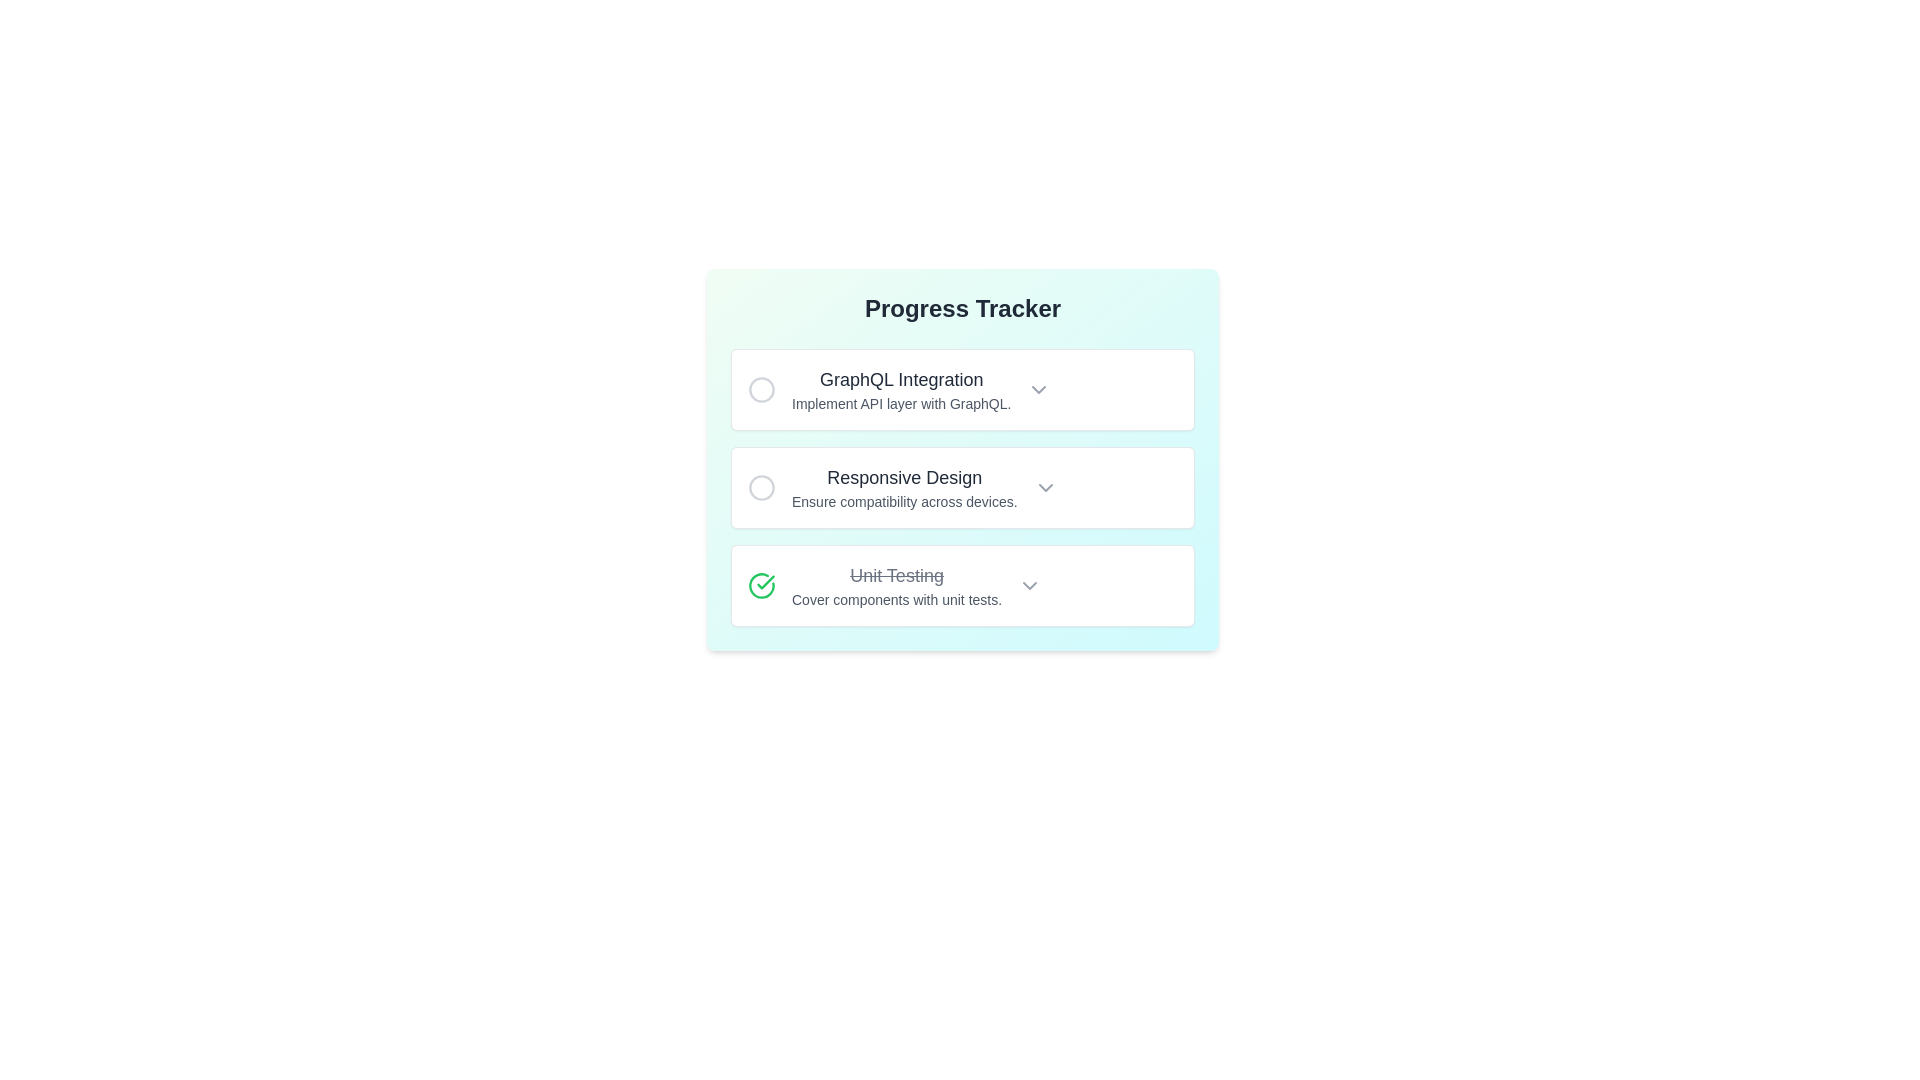 The height and width of the screenshot is (1080, 1920). I want to click on the second row in the progress tracker panel labeled 'Responsive Design' that describes the task 'Ensure compatibility across devices.', so click(963, 488).